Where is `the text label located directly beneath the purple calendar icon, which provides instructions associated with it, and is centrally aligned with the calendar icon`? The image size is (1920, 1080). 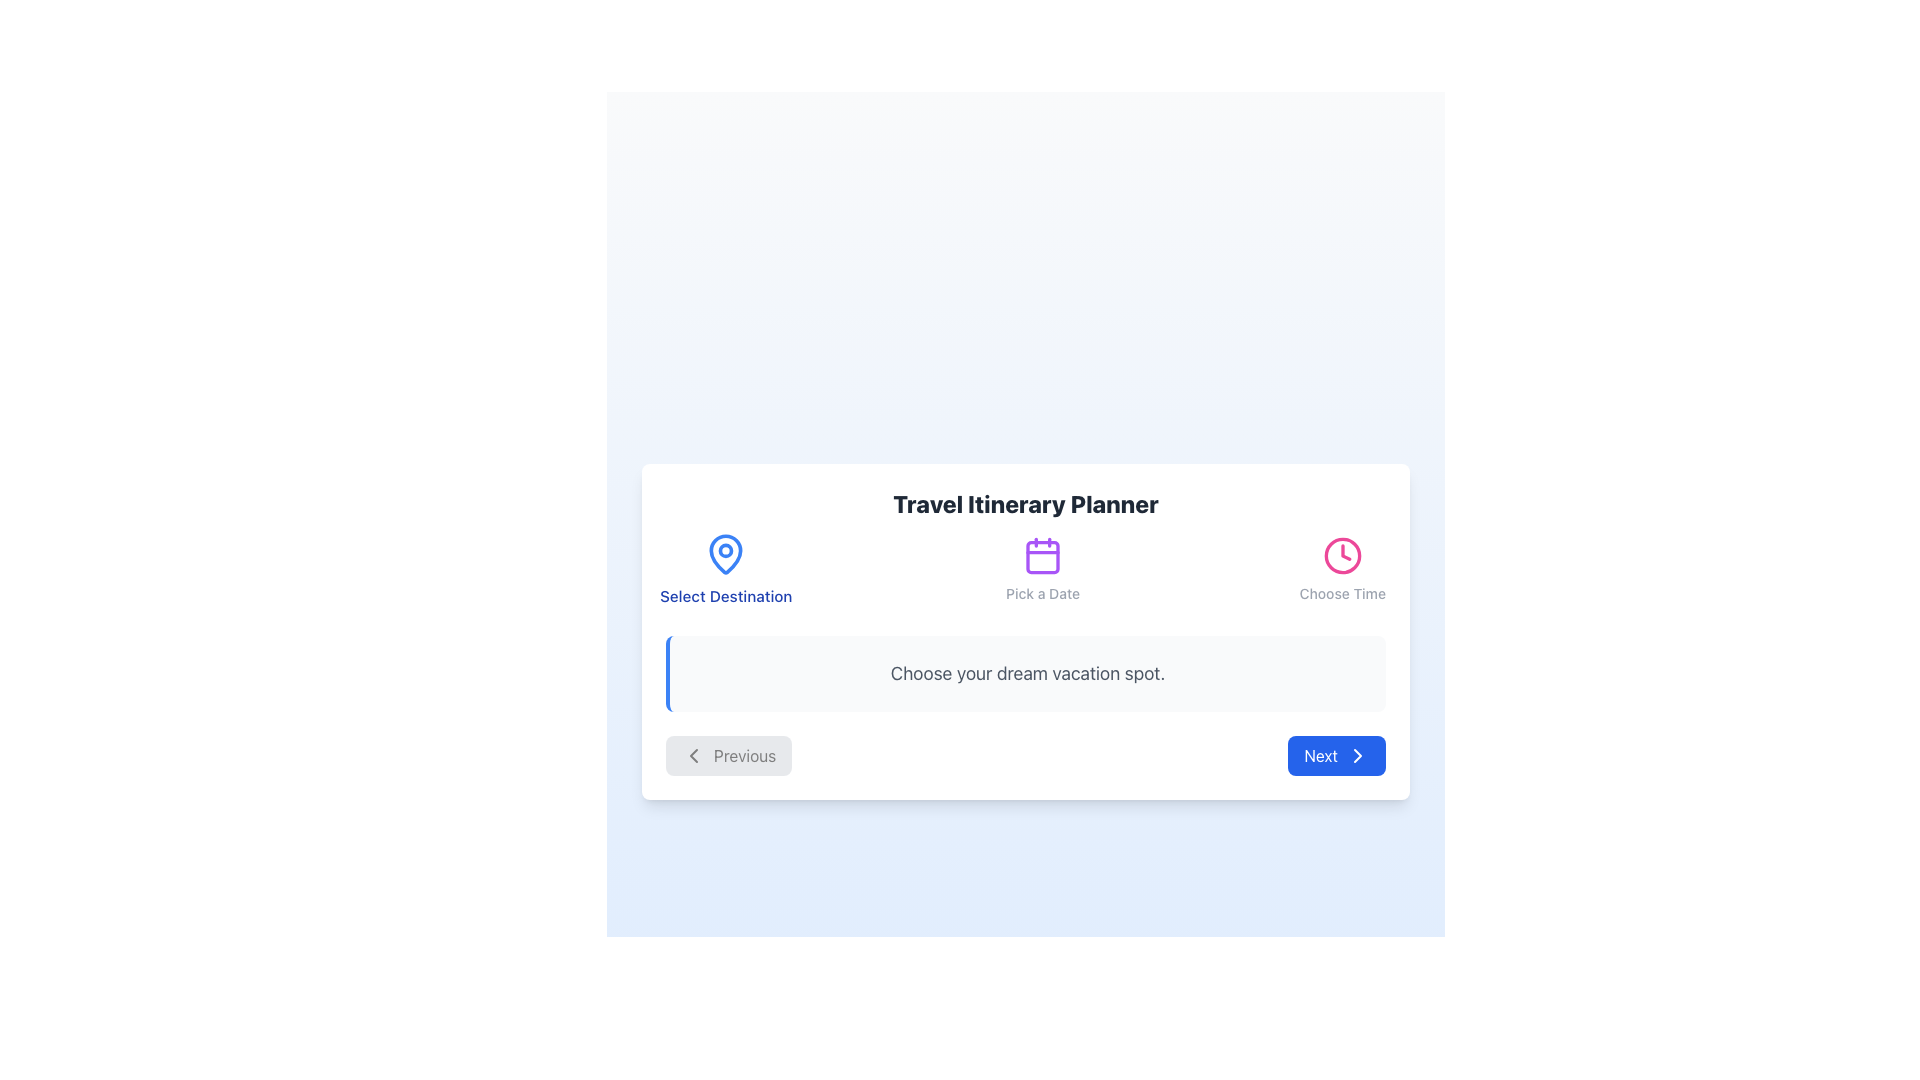 the text label located directly beneath the purple calendar icon, which provides instructions associated with it, and is centrally aligned with the calendar icon is located at coordinates (1042, 593).